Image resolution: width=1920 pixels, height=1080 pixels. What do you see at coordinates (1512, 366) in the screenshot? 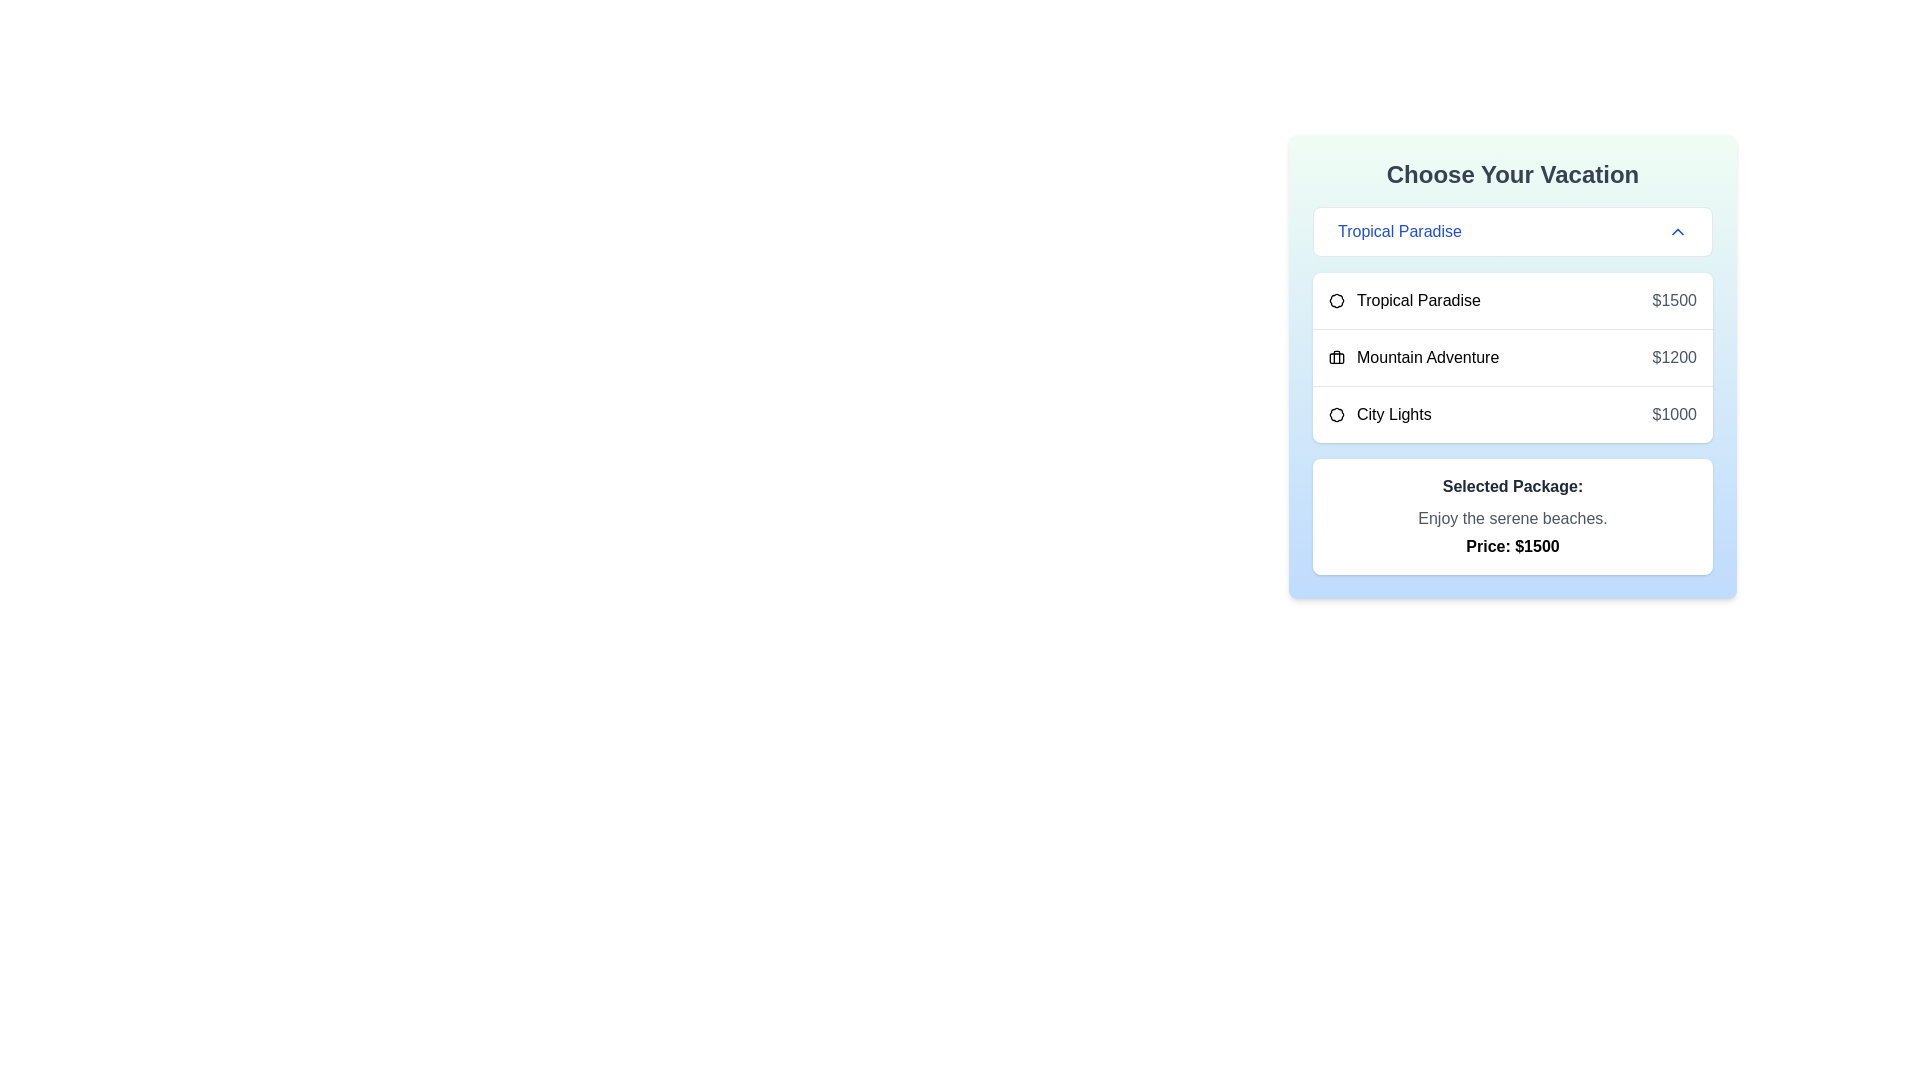
I see `the 'Mountain Adventure' package row in the Interactive selection panel titled 'Choose Your Vacation'` at bounding box center [1512, 366].